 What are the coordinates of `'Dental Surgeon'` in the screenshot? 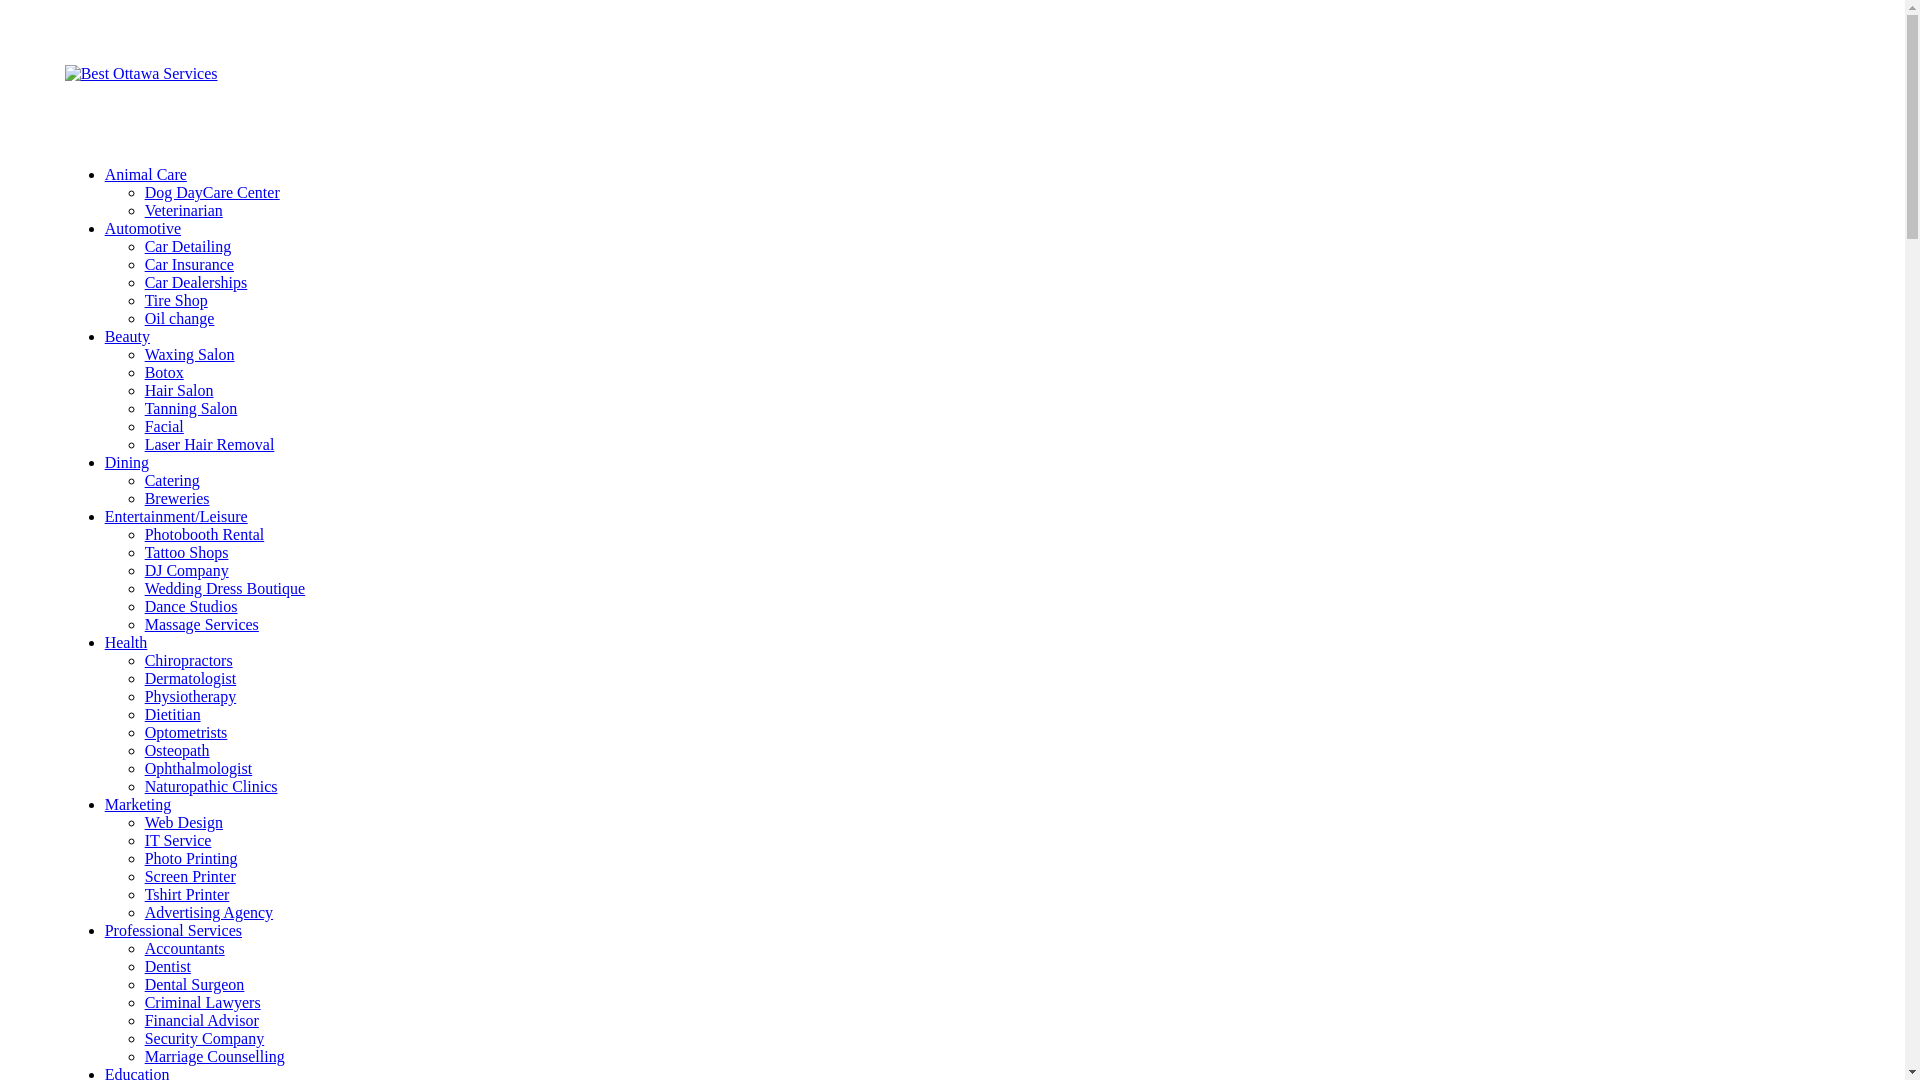 It's located at (143, 983).